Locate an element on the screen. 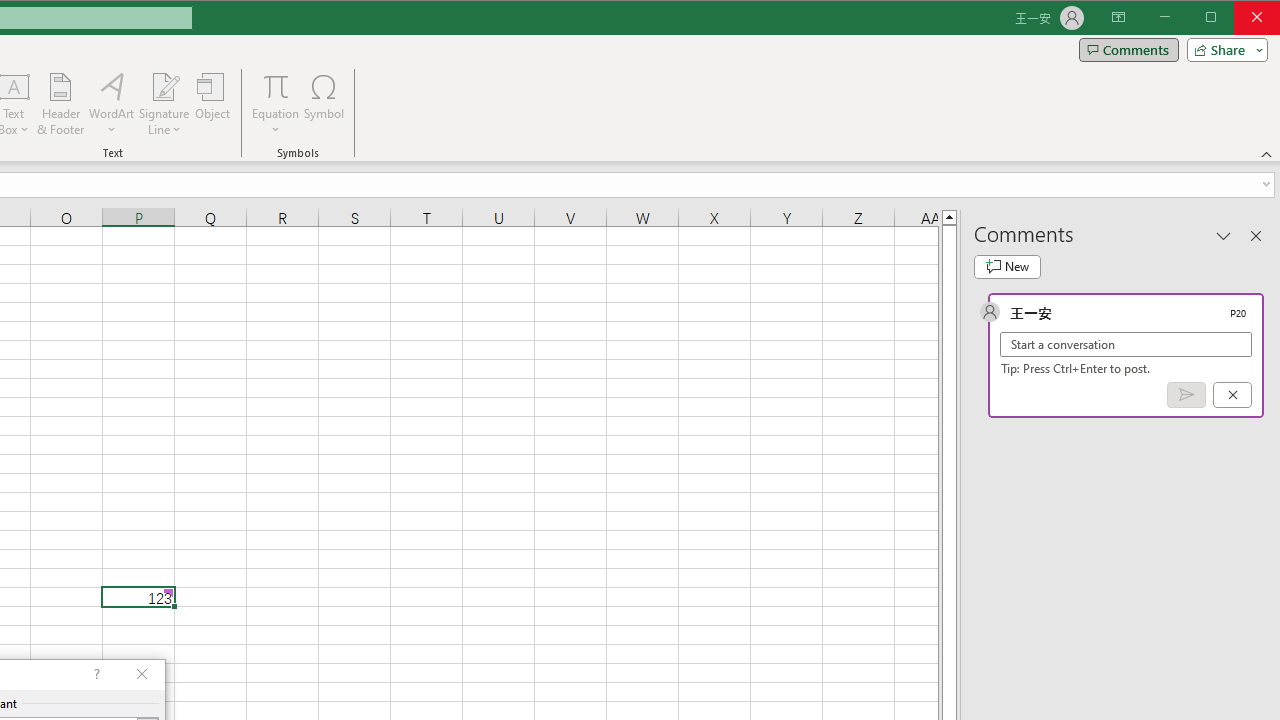 The image size is (1280, 720). 'Close' is located at coordinates (1261, 19).